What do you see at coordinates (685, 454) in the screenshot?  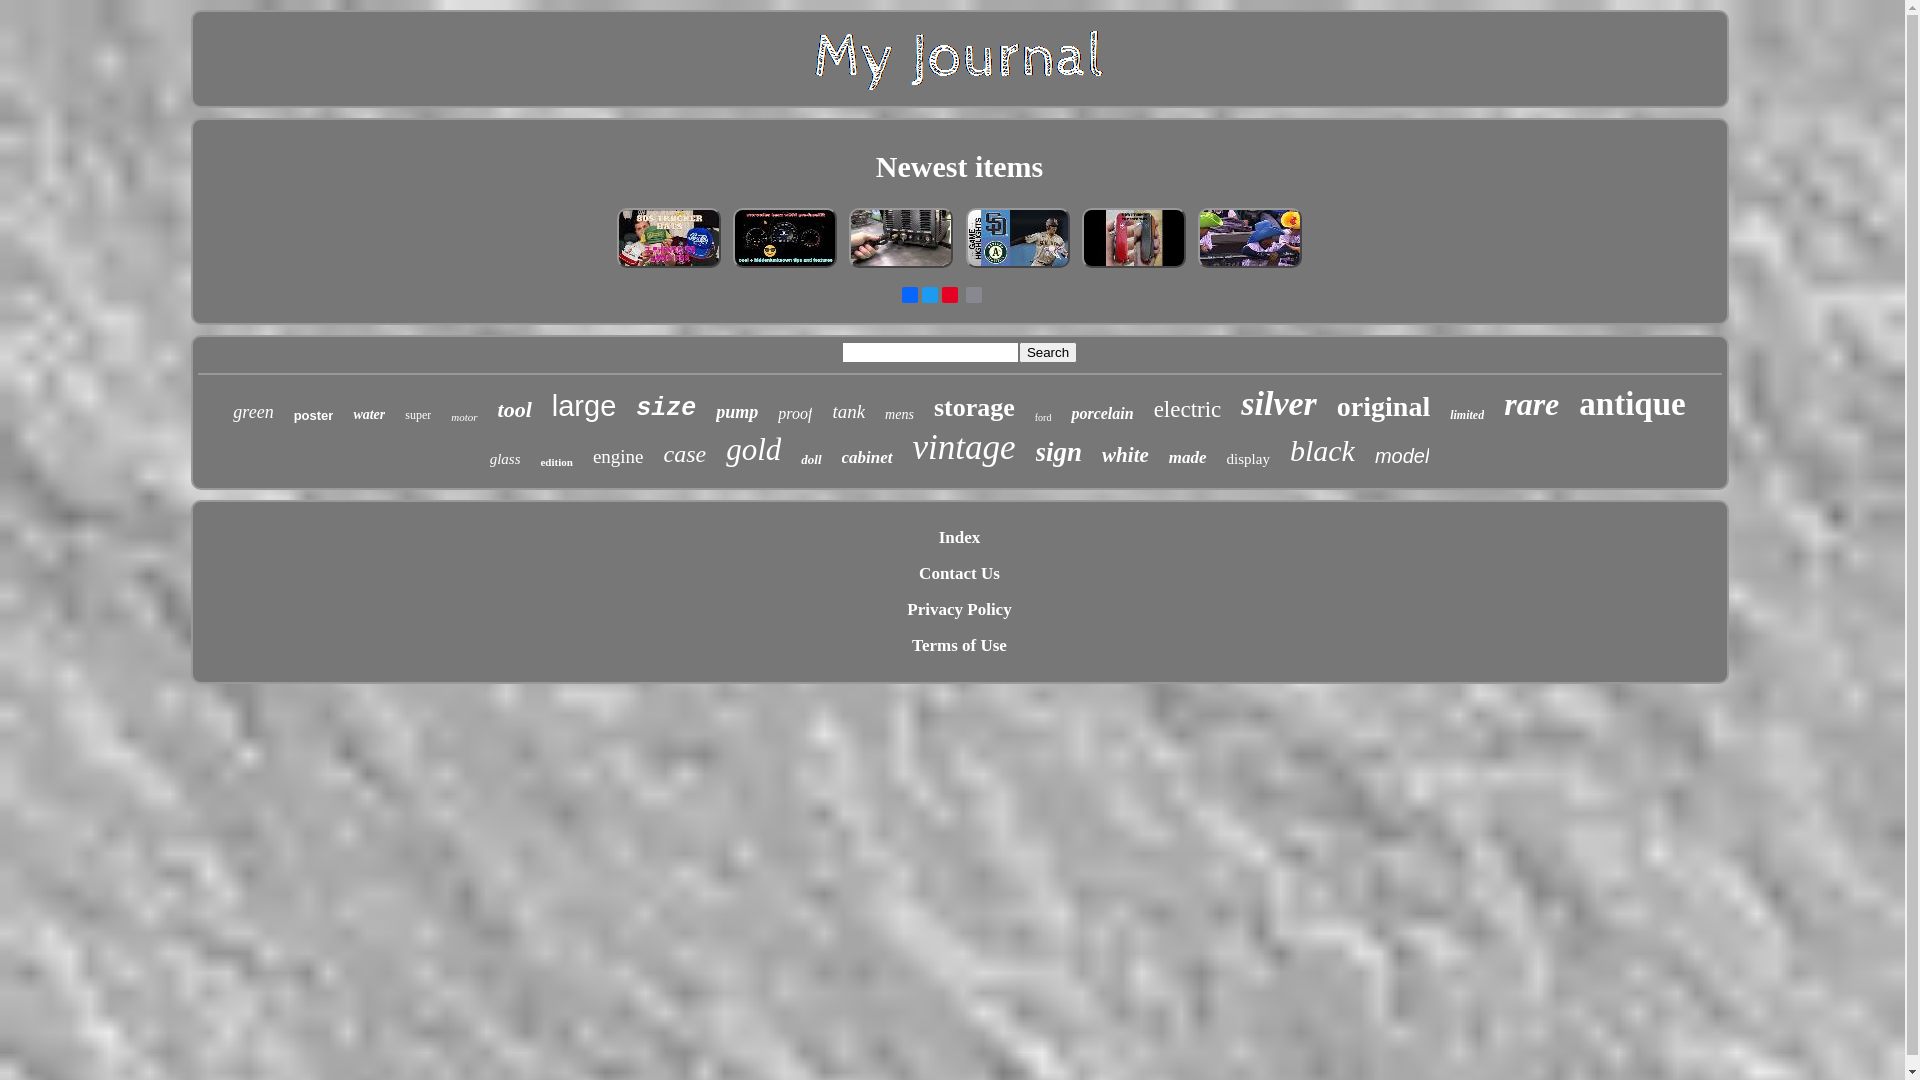 I see `'case'` at bounding box center [685, 454].